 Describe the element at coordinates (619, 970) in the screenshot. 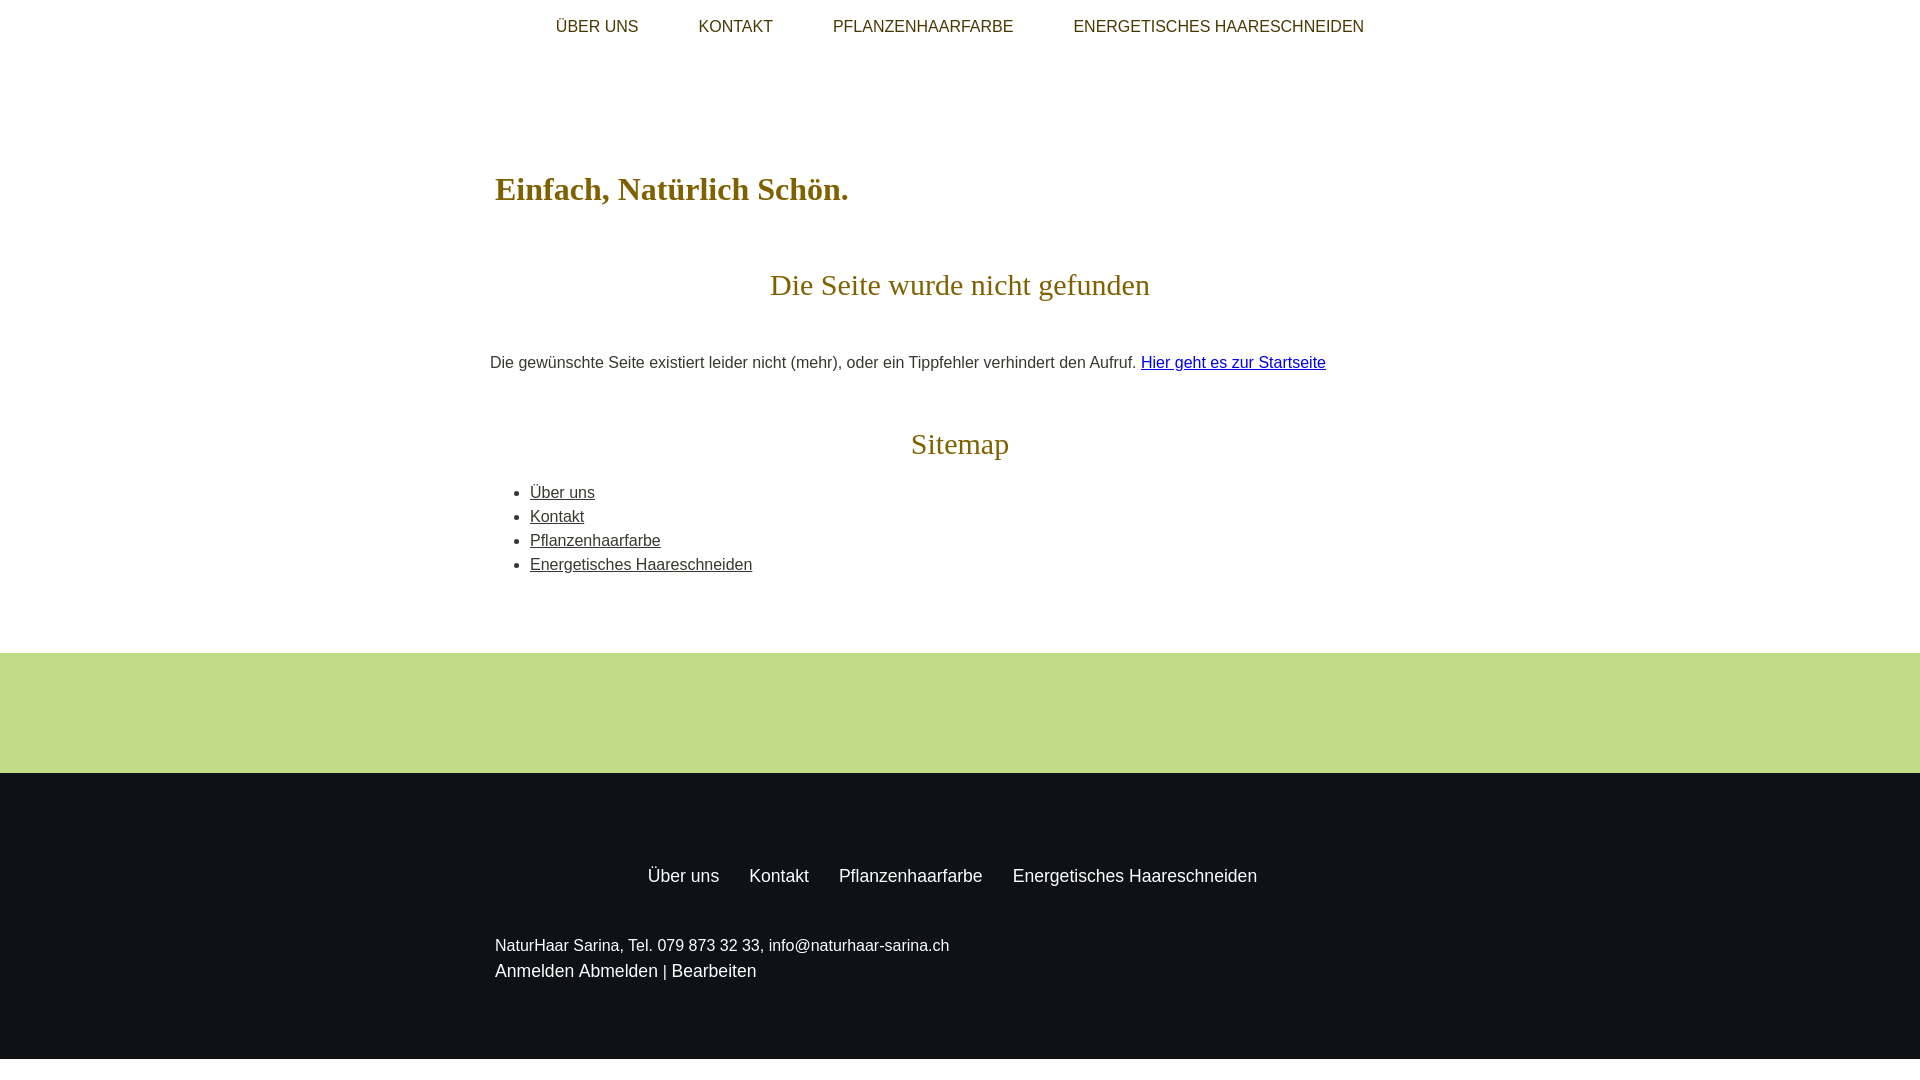

I see `'Abmelden'` at that location.